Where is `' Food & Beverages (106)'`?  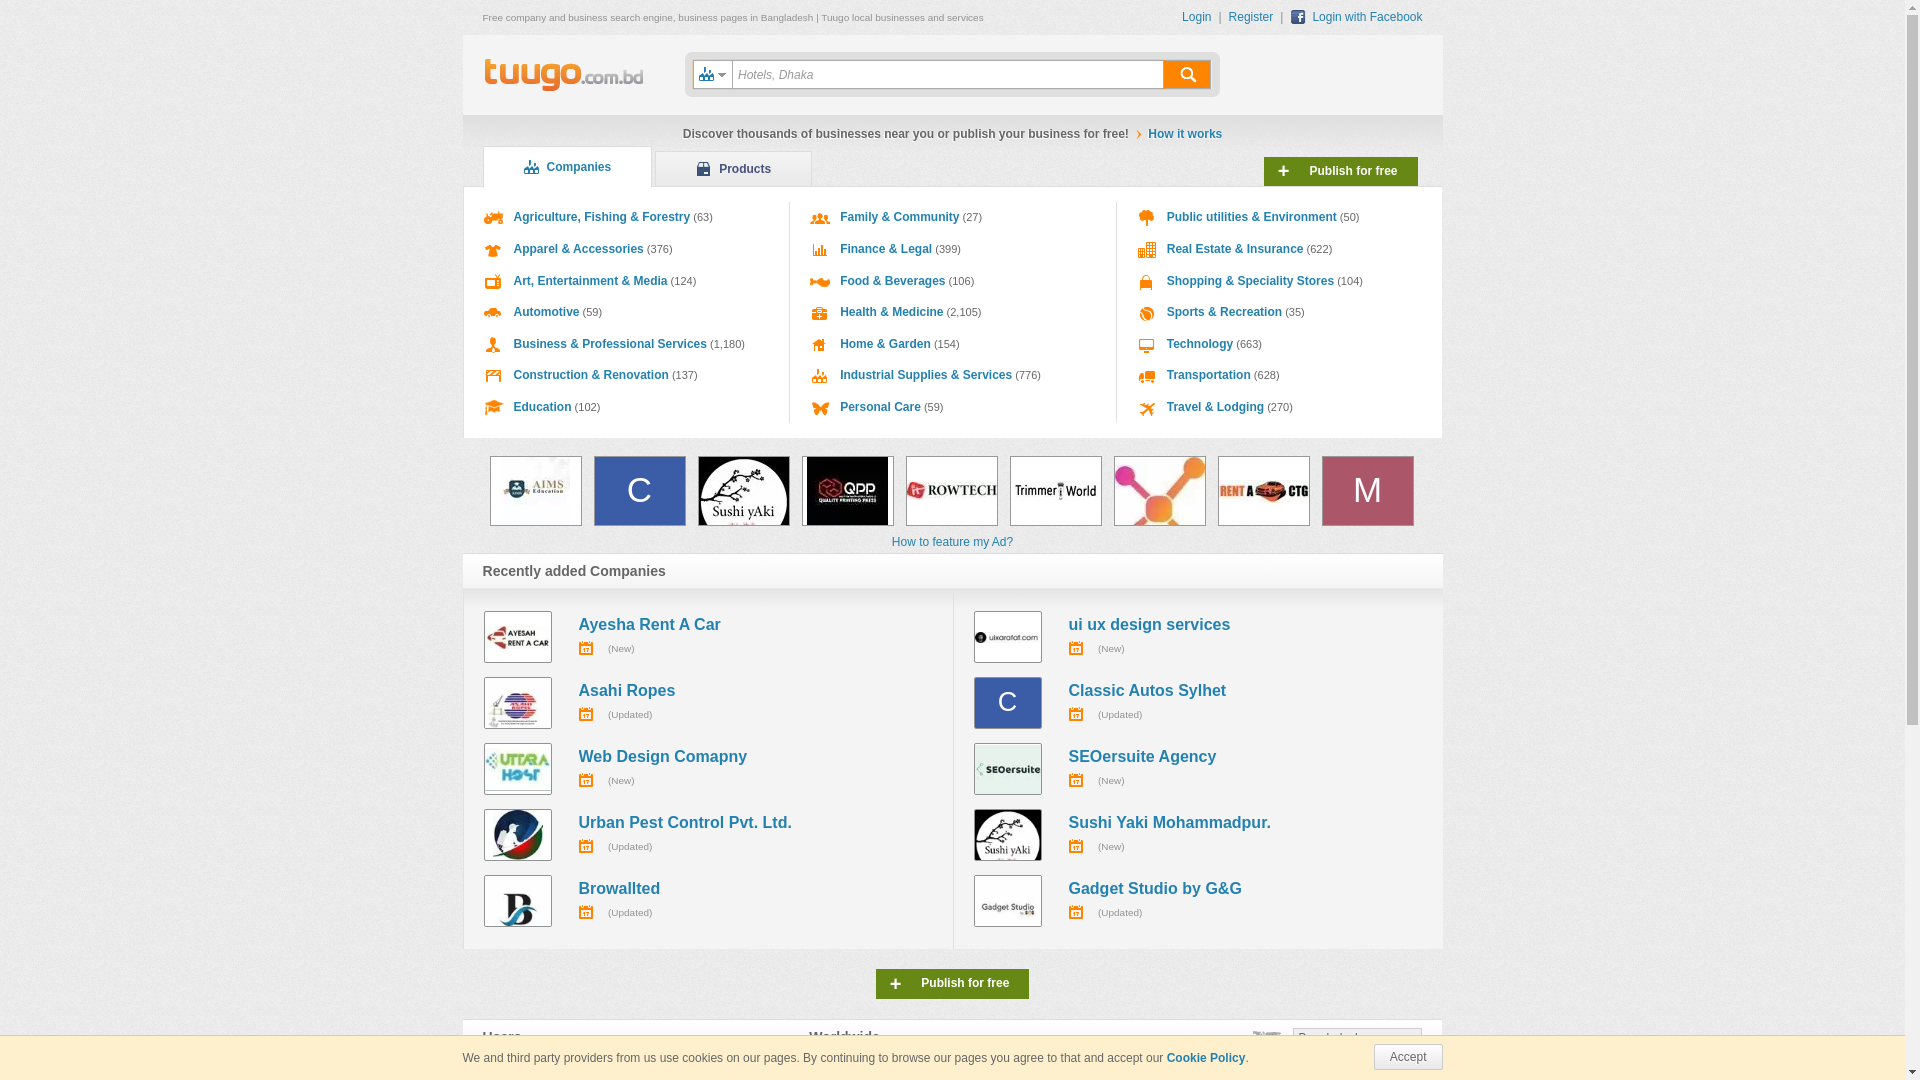 ' Food & Beverages (106)' is located at coordinates (952, 281).